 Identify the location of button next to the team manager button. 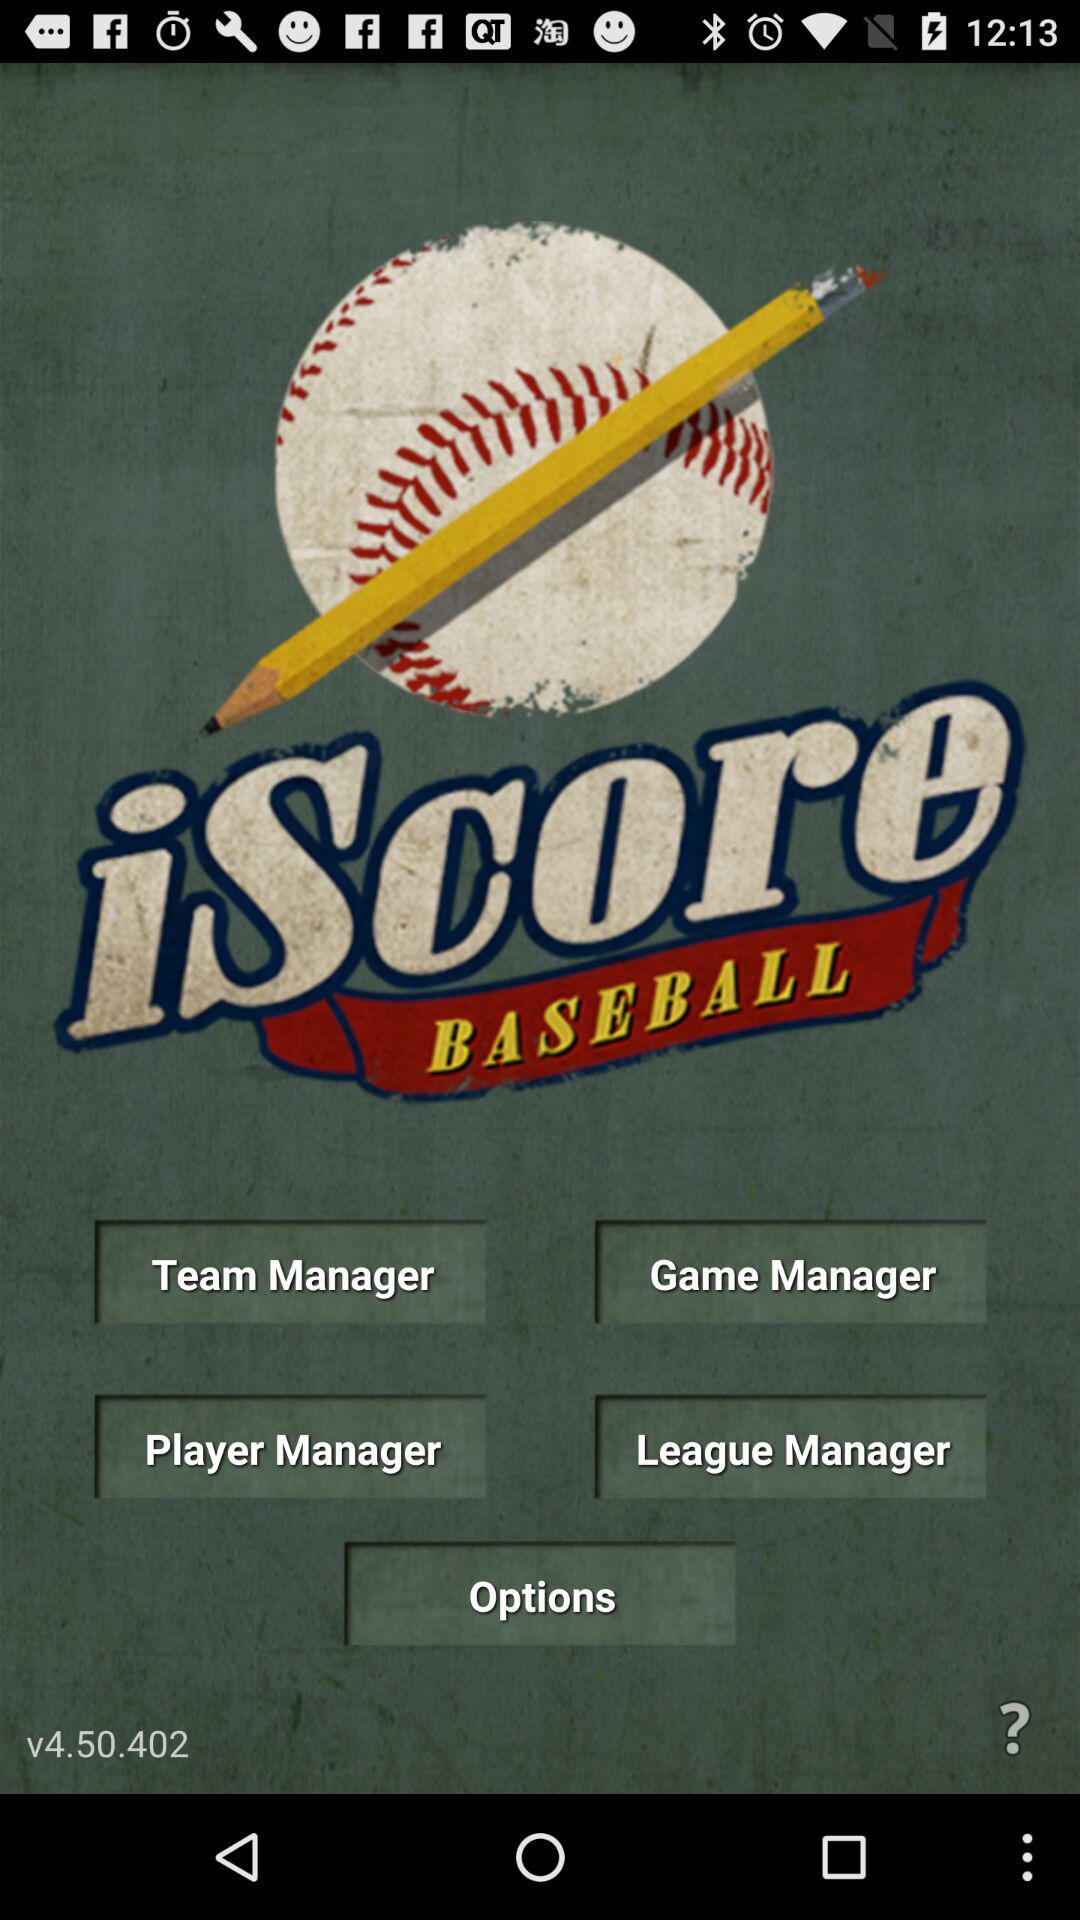
(789, 1271).